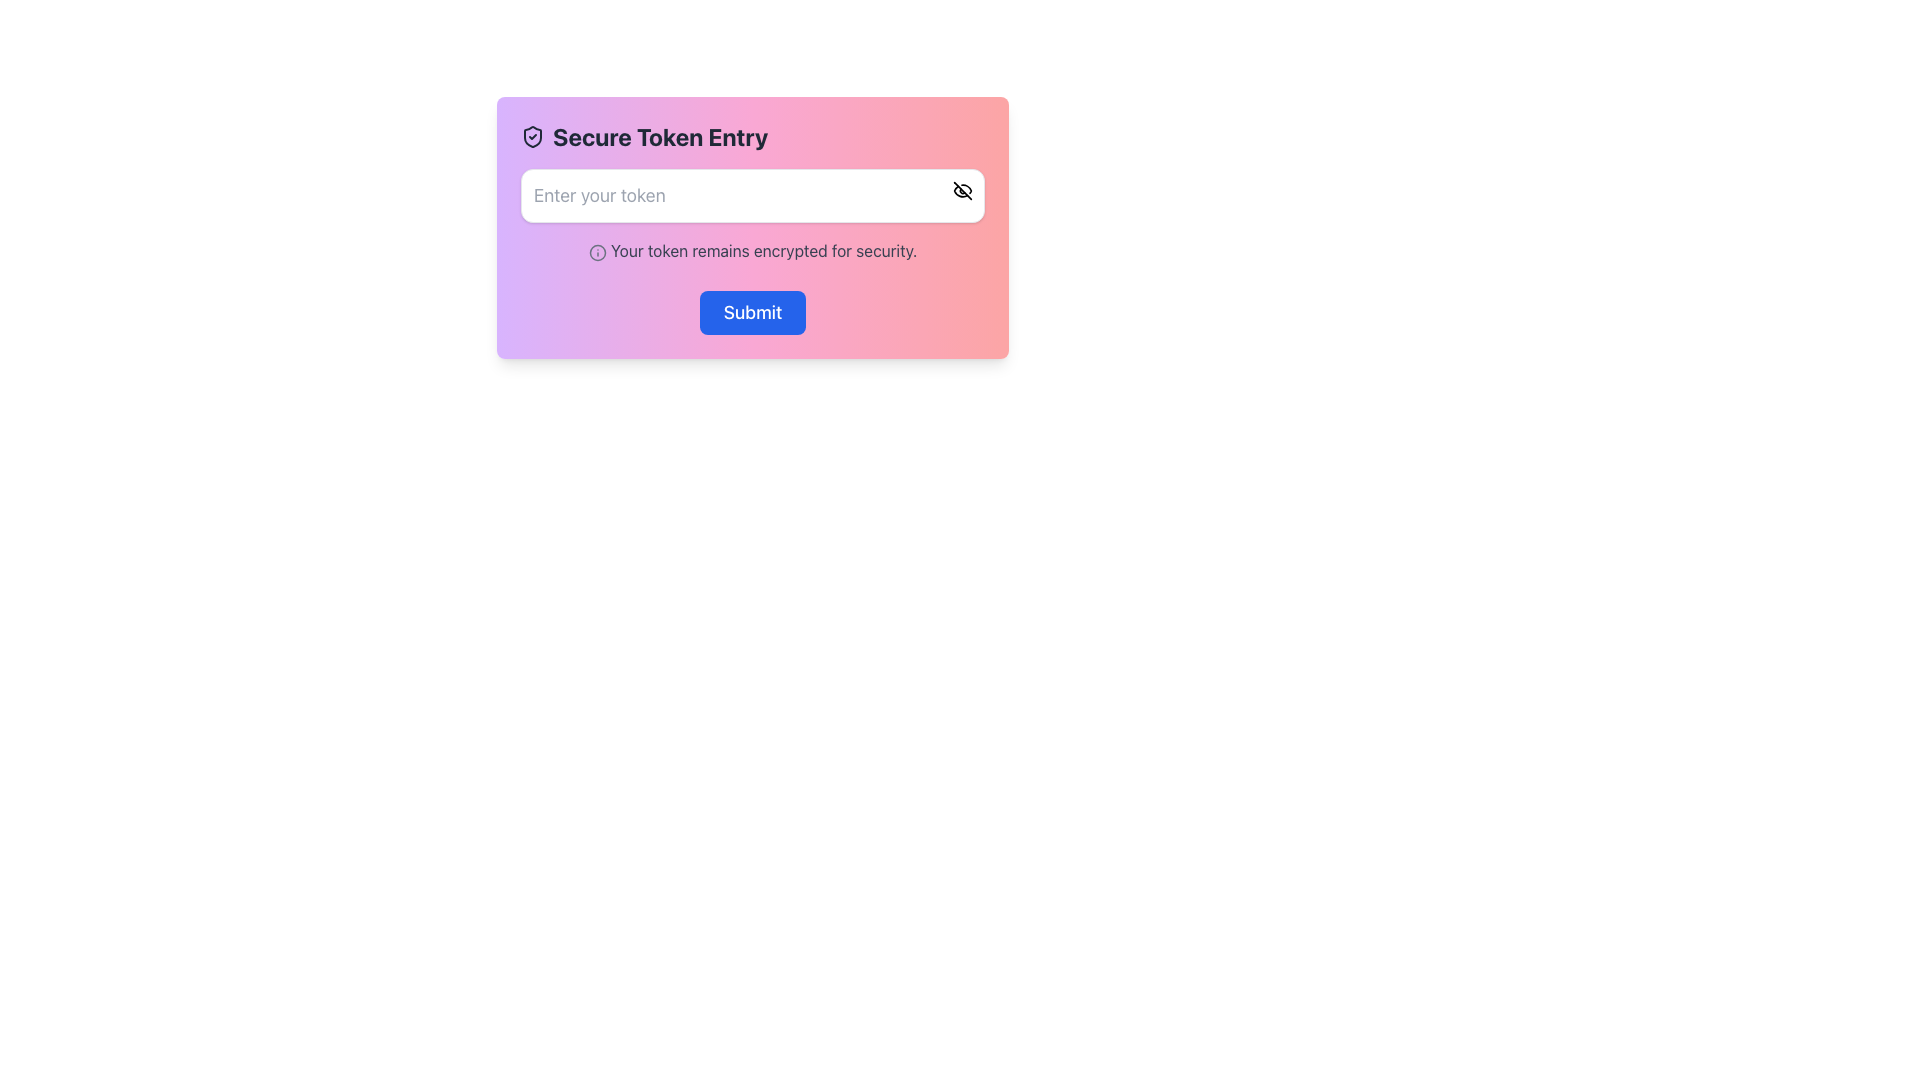  Describe the element at coordinates (963, 191) in the screenshot. I see `the input field labeled 'Enter your token' that the SVG slashed line icon is part of` at that location.